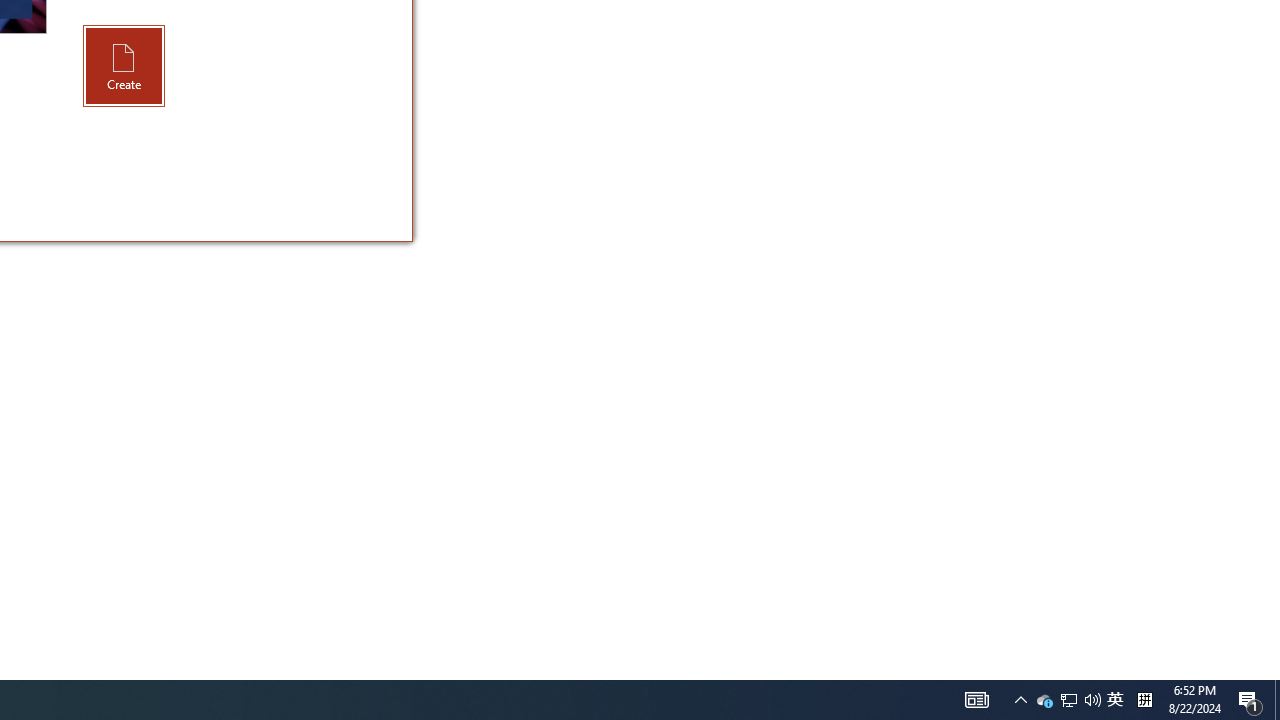 Image resolution: width=1280 pixels, height=720 pixels. What do you see at coordinates (1250, 698) in the screenshot?
I see `'Action Center, 1 new notification'` at bounding box center [1250, 698].